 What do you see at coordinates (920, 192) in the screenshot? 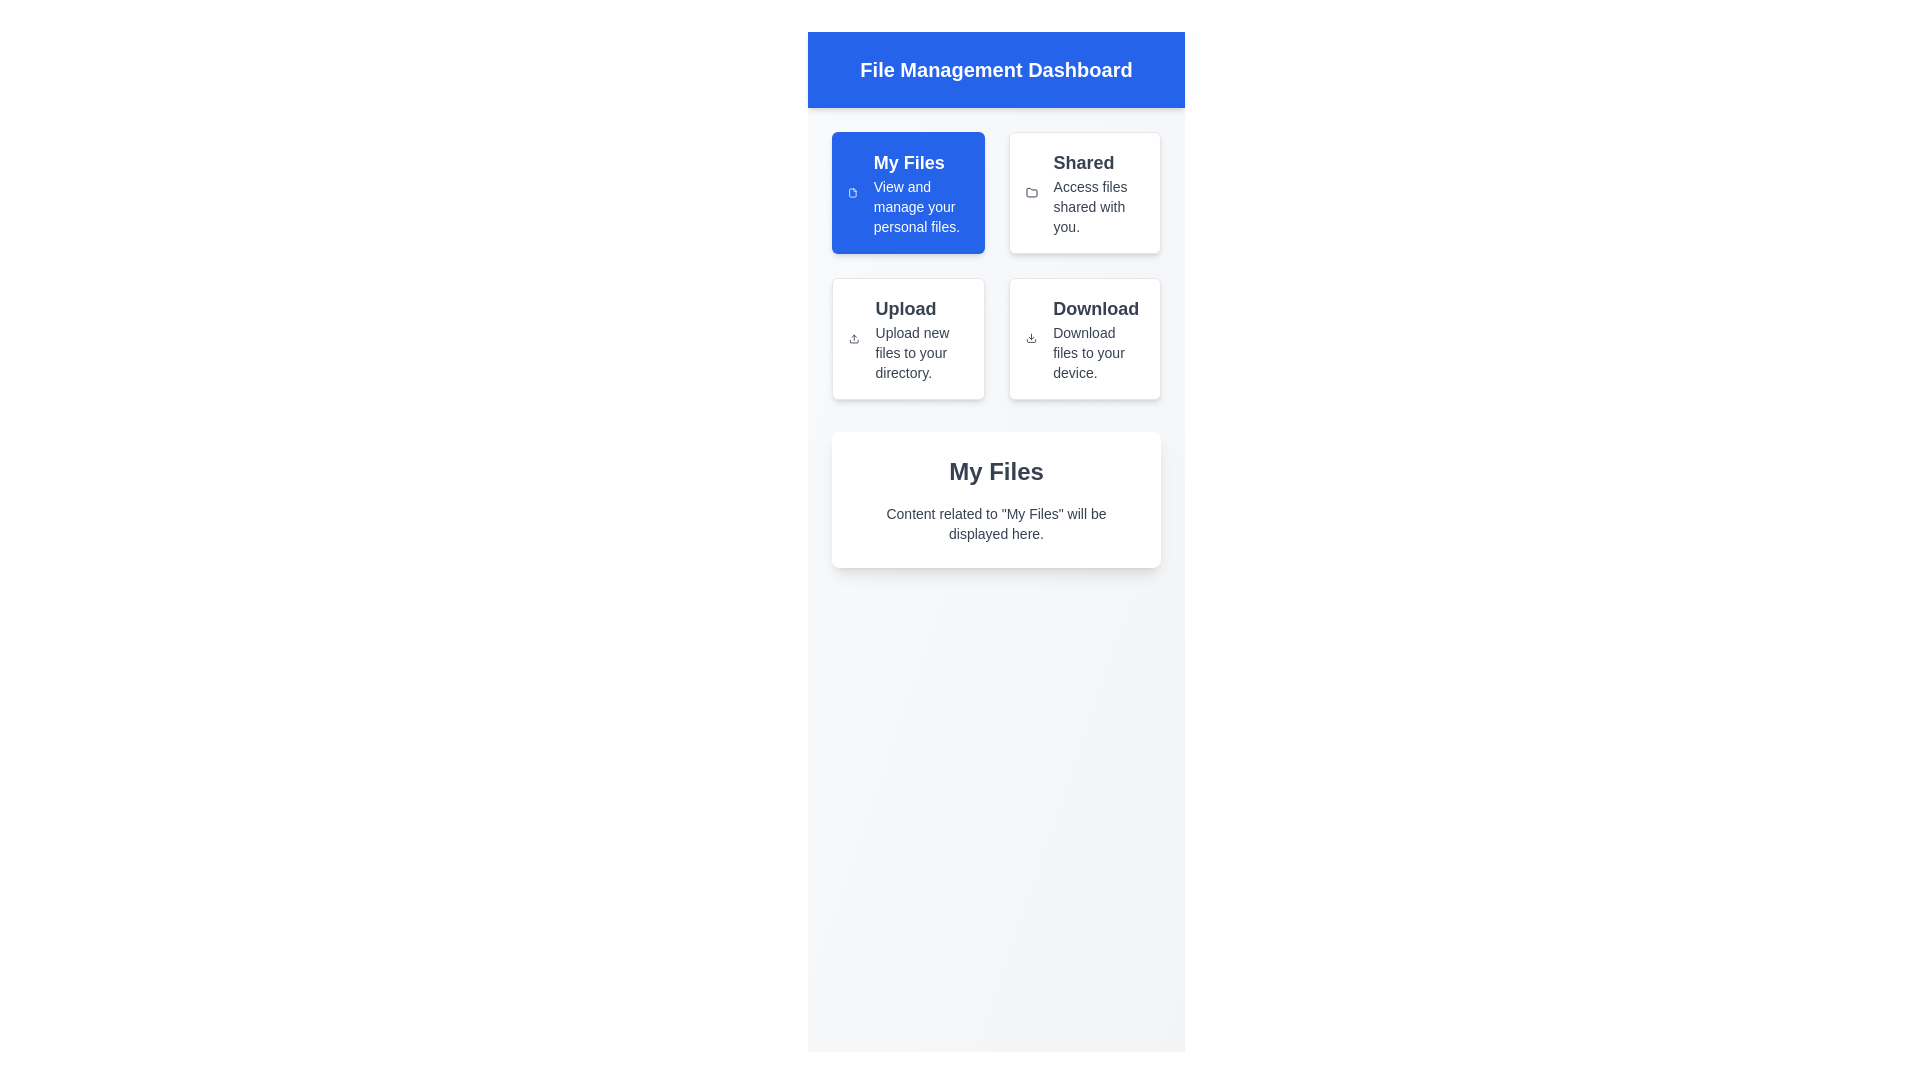
I see `the clickable text element that manages personal files, located in the first column and first row of the grid layout in the File Management Dashboard` at bounding box center [920, 192].